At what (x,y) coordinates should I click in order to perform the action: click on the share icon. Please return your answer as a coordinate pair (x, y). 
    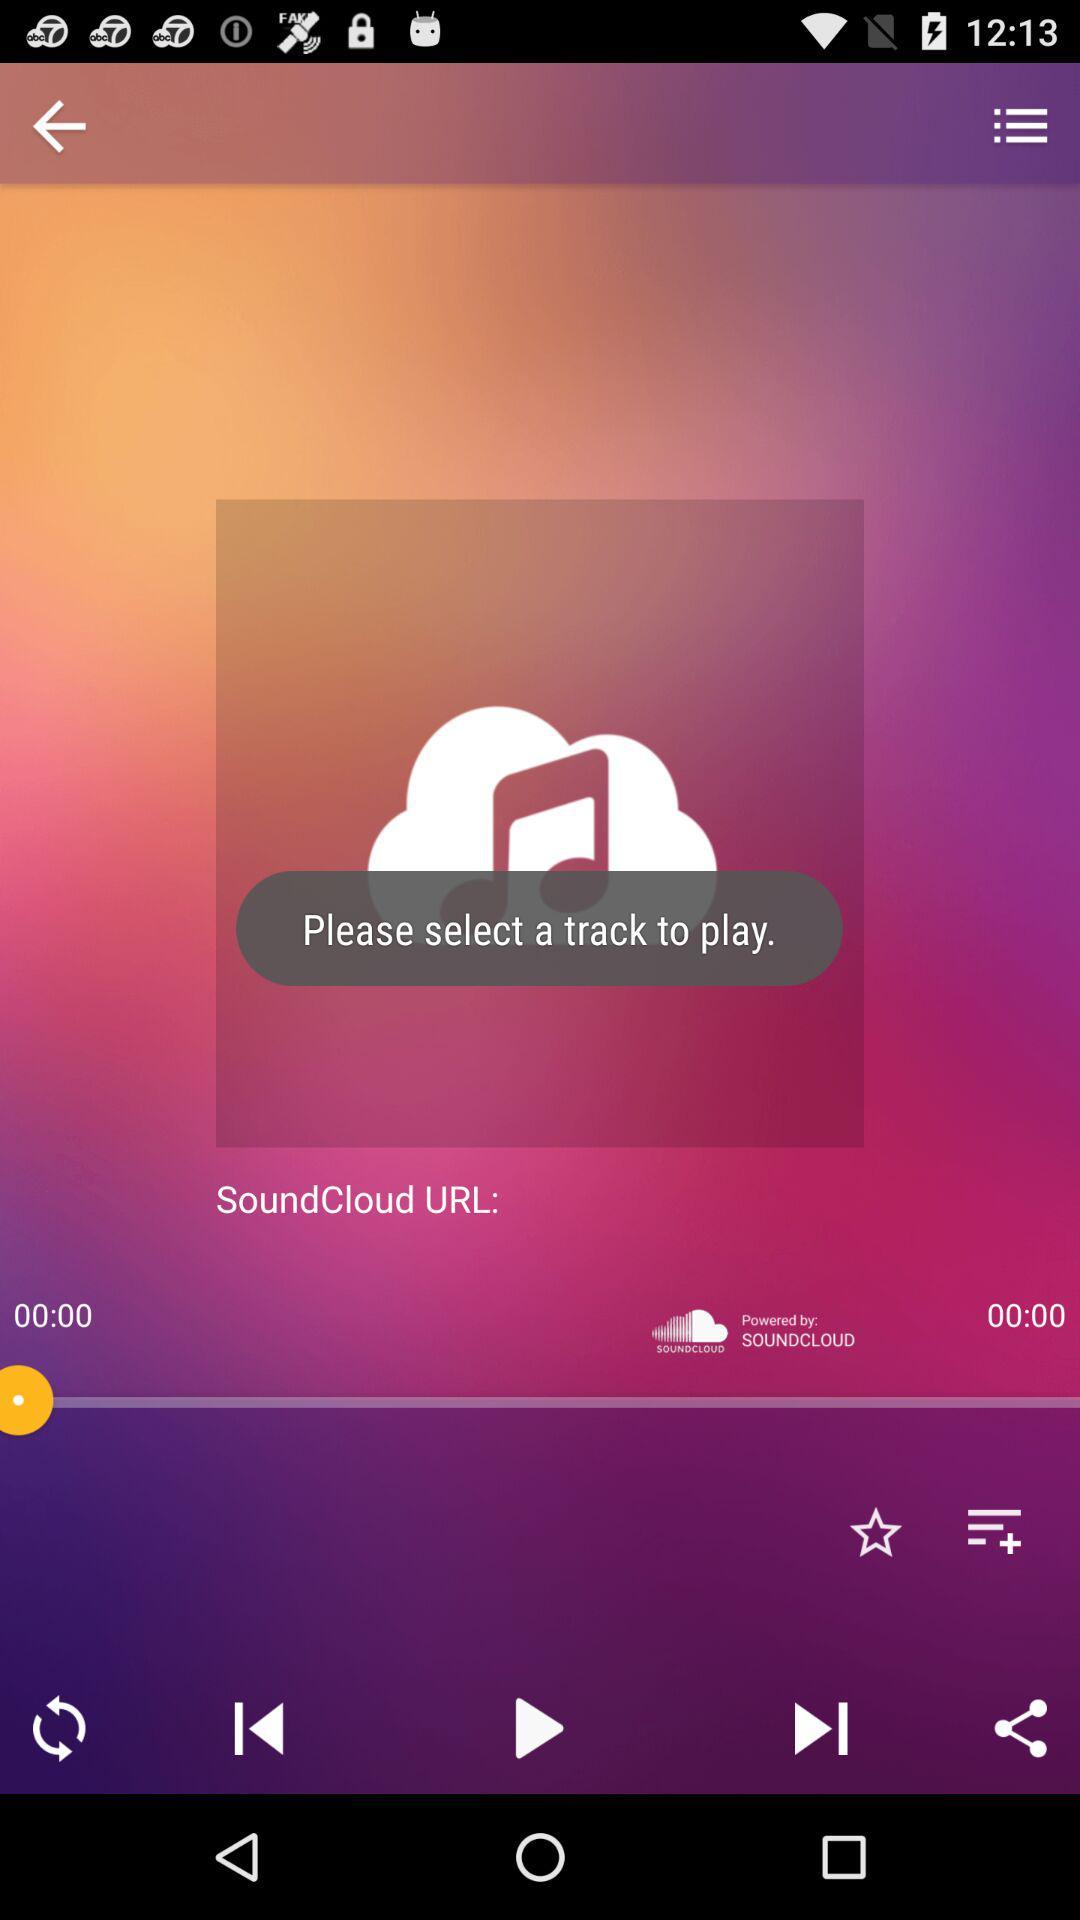
    Looking at the image, I should click on (1020, 1848).